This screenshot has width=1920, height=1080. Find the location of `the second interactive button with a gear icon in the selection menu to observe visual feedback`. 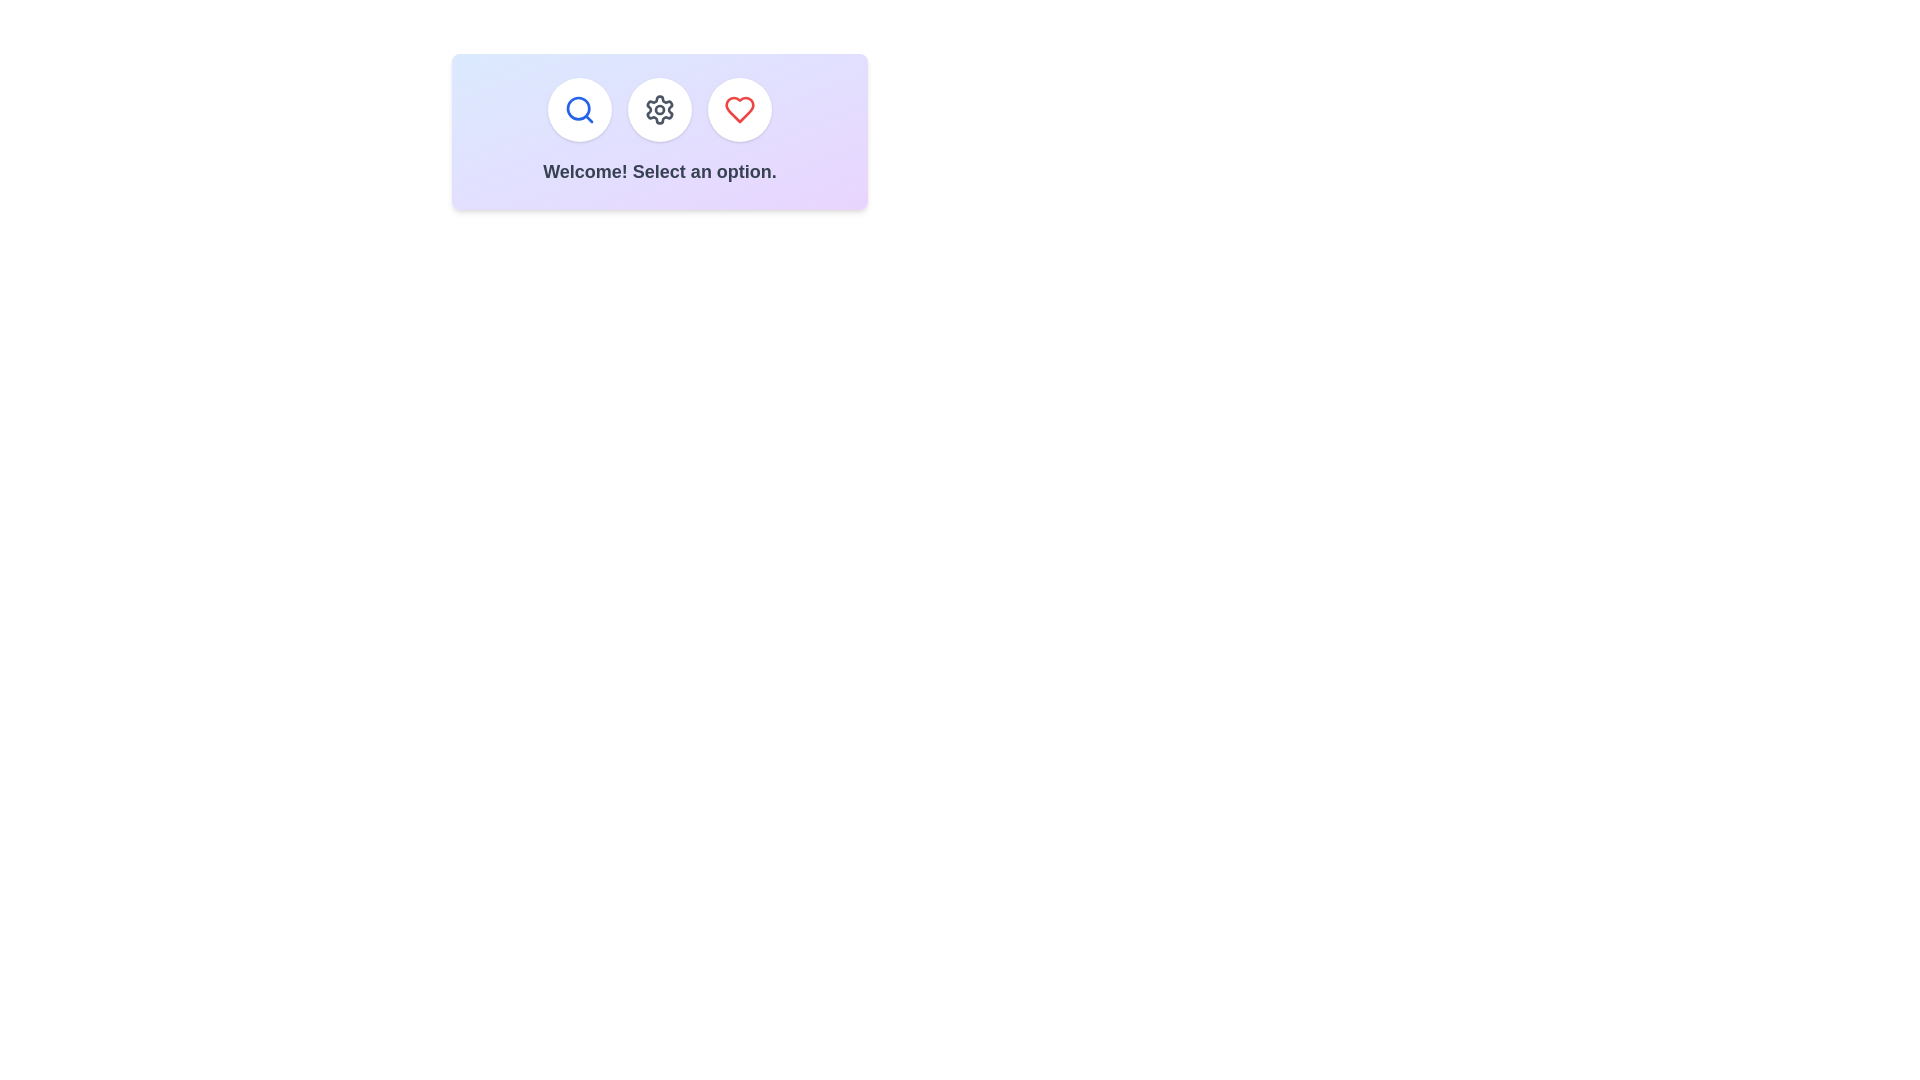

the second interactive button with a gear icon in the selection menu to observe visual feedback is located at coordinates (660, 110).